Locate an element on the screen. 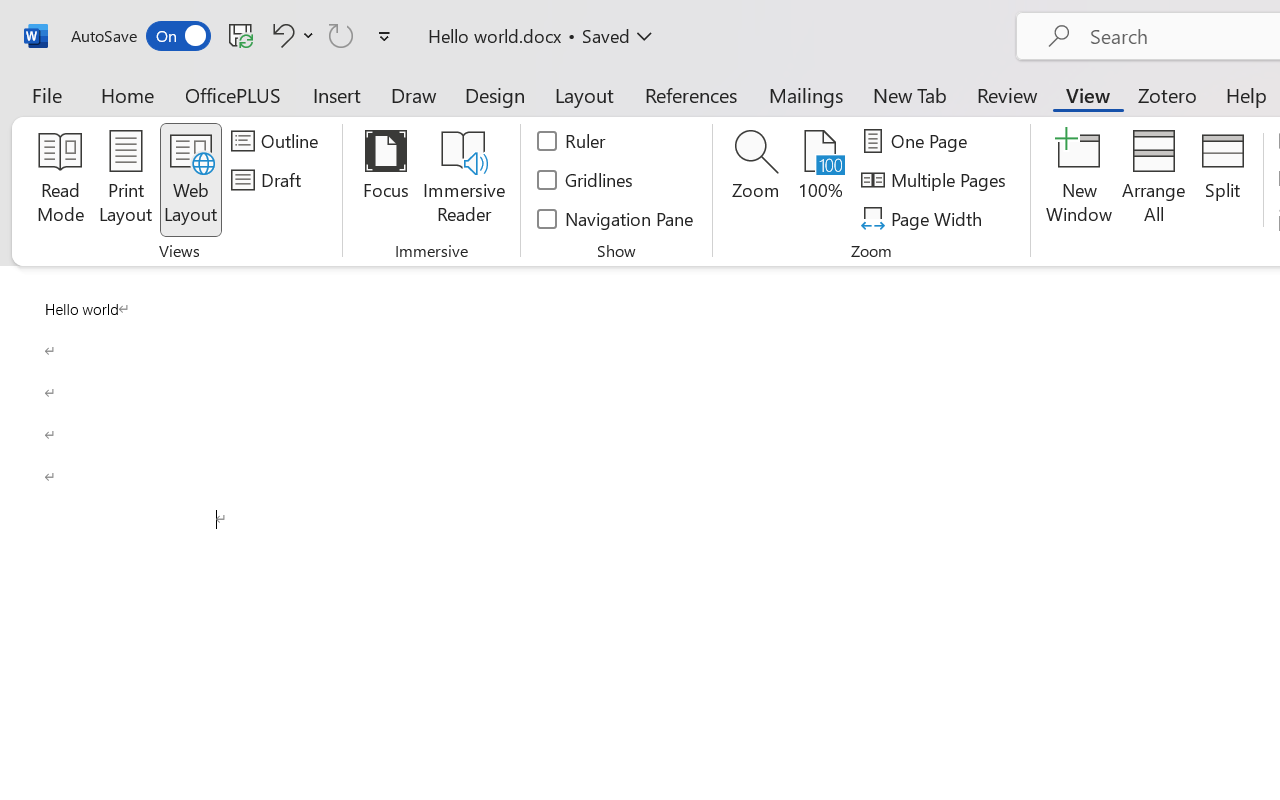 This screenshot has width=1280, height=800. 'Undo Paragraph Formatting' is located at coordinates (289, 34).